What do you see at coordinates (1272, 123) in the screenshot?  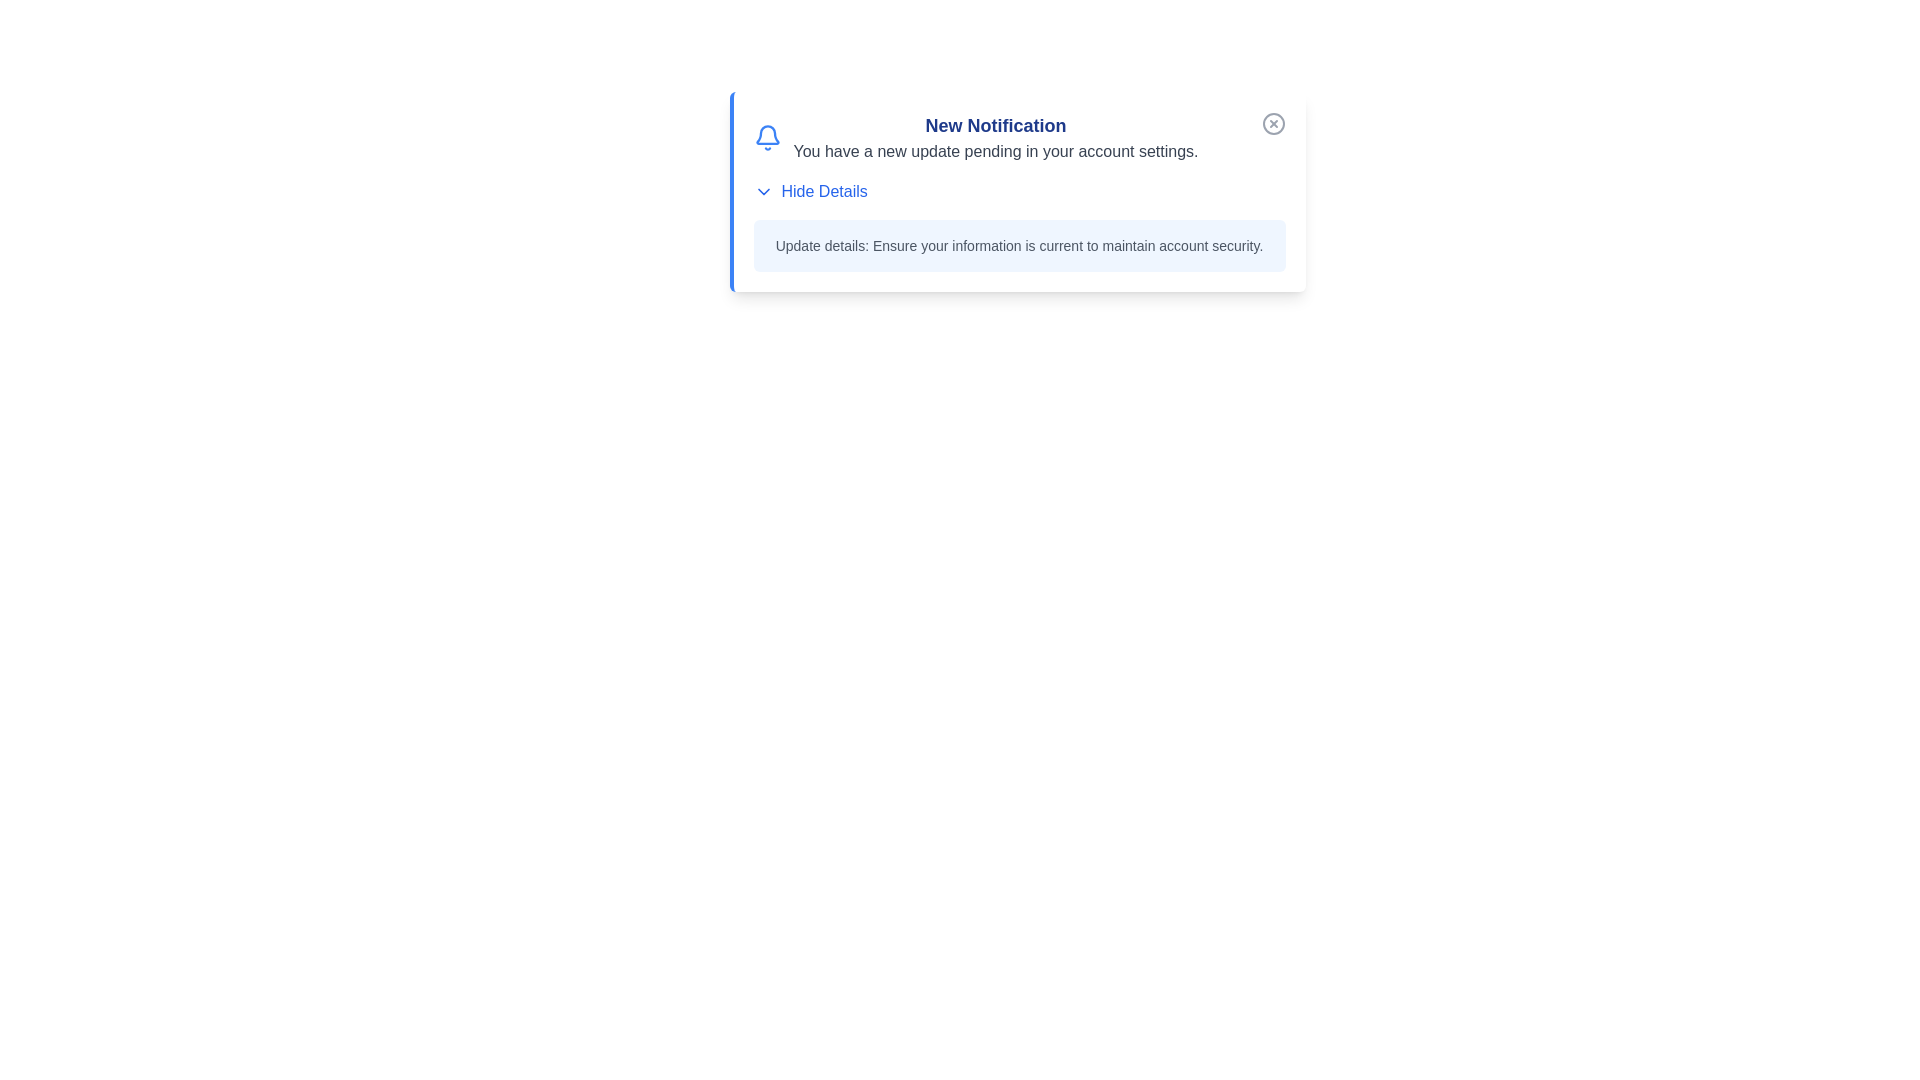 I see `the close button located at the top-right corner of the notification message box` at bounding box center [1272, 123].